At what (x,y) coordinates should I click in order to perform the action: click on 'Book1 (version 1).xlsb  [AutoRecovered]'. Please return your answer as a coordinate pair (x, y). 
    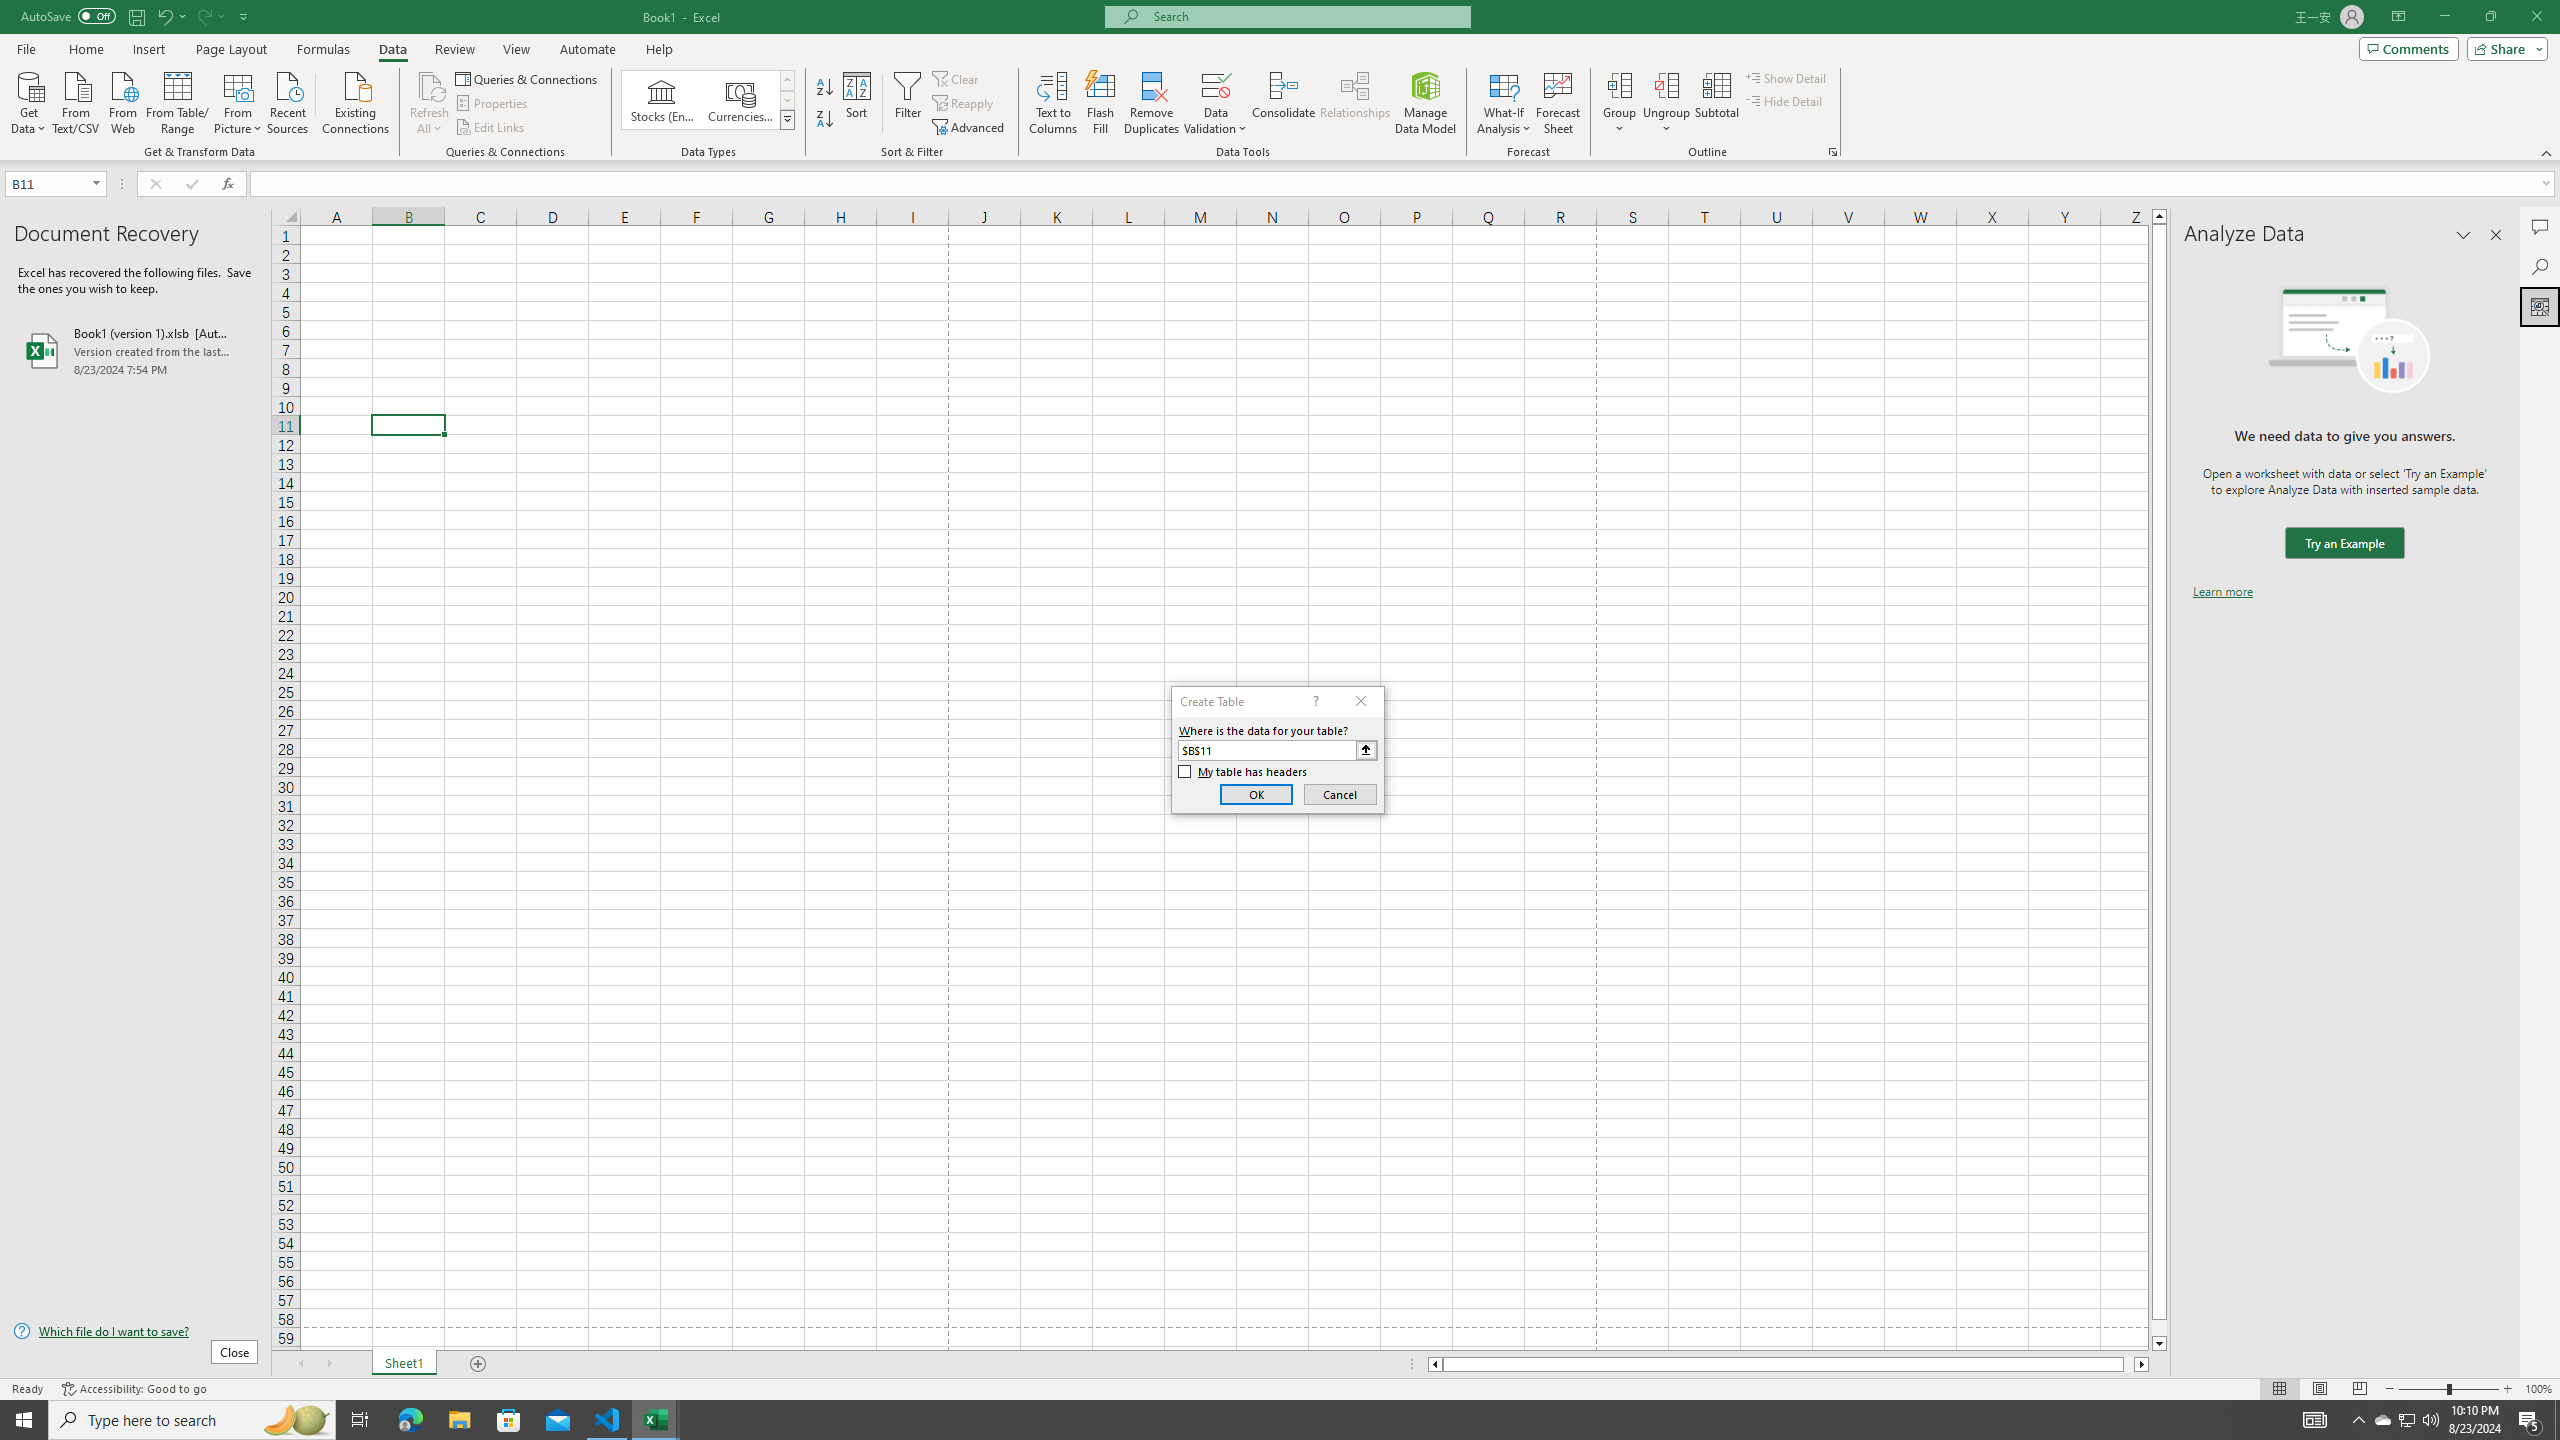
    Looking at the image, I should click on (134, 349).